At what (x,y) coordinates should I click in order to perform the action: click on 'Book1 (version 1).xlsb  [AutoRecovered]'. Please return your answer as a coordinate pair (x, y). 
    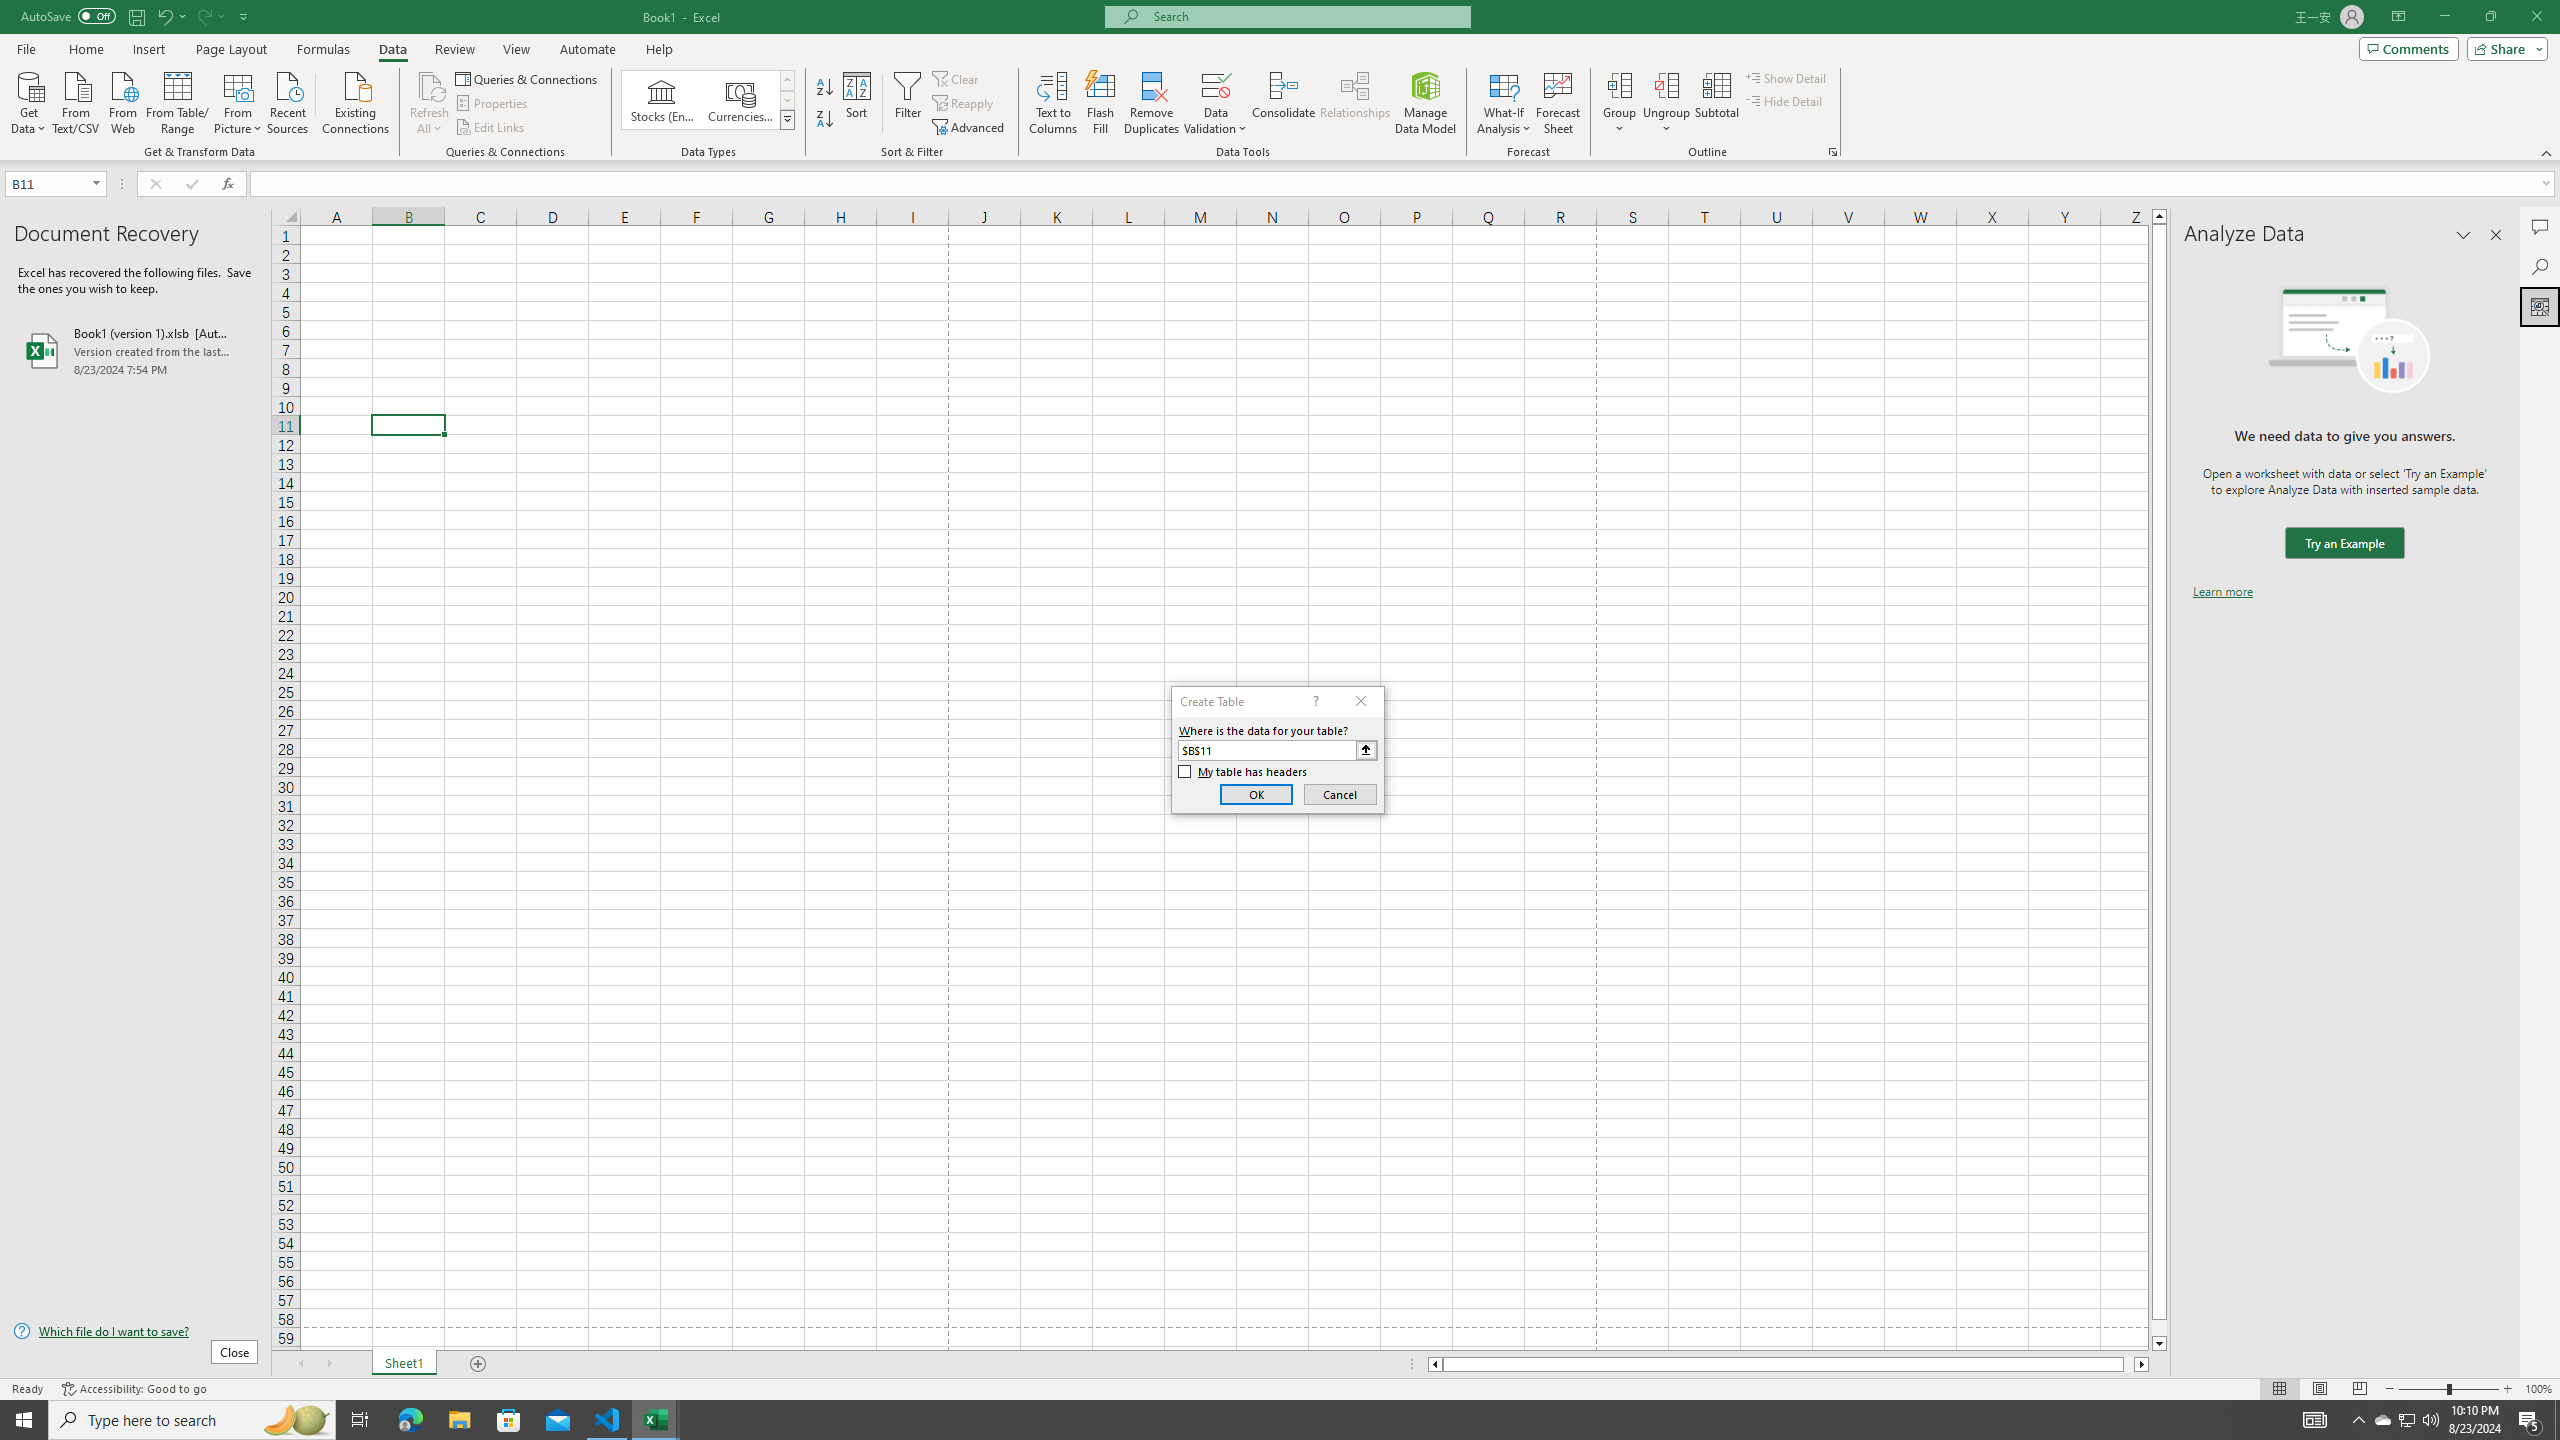
    Looking at the image, I should click on (134, 349).